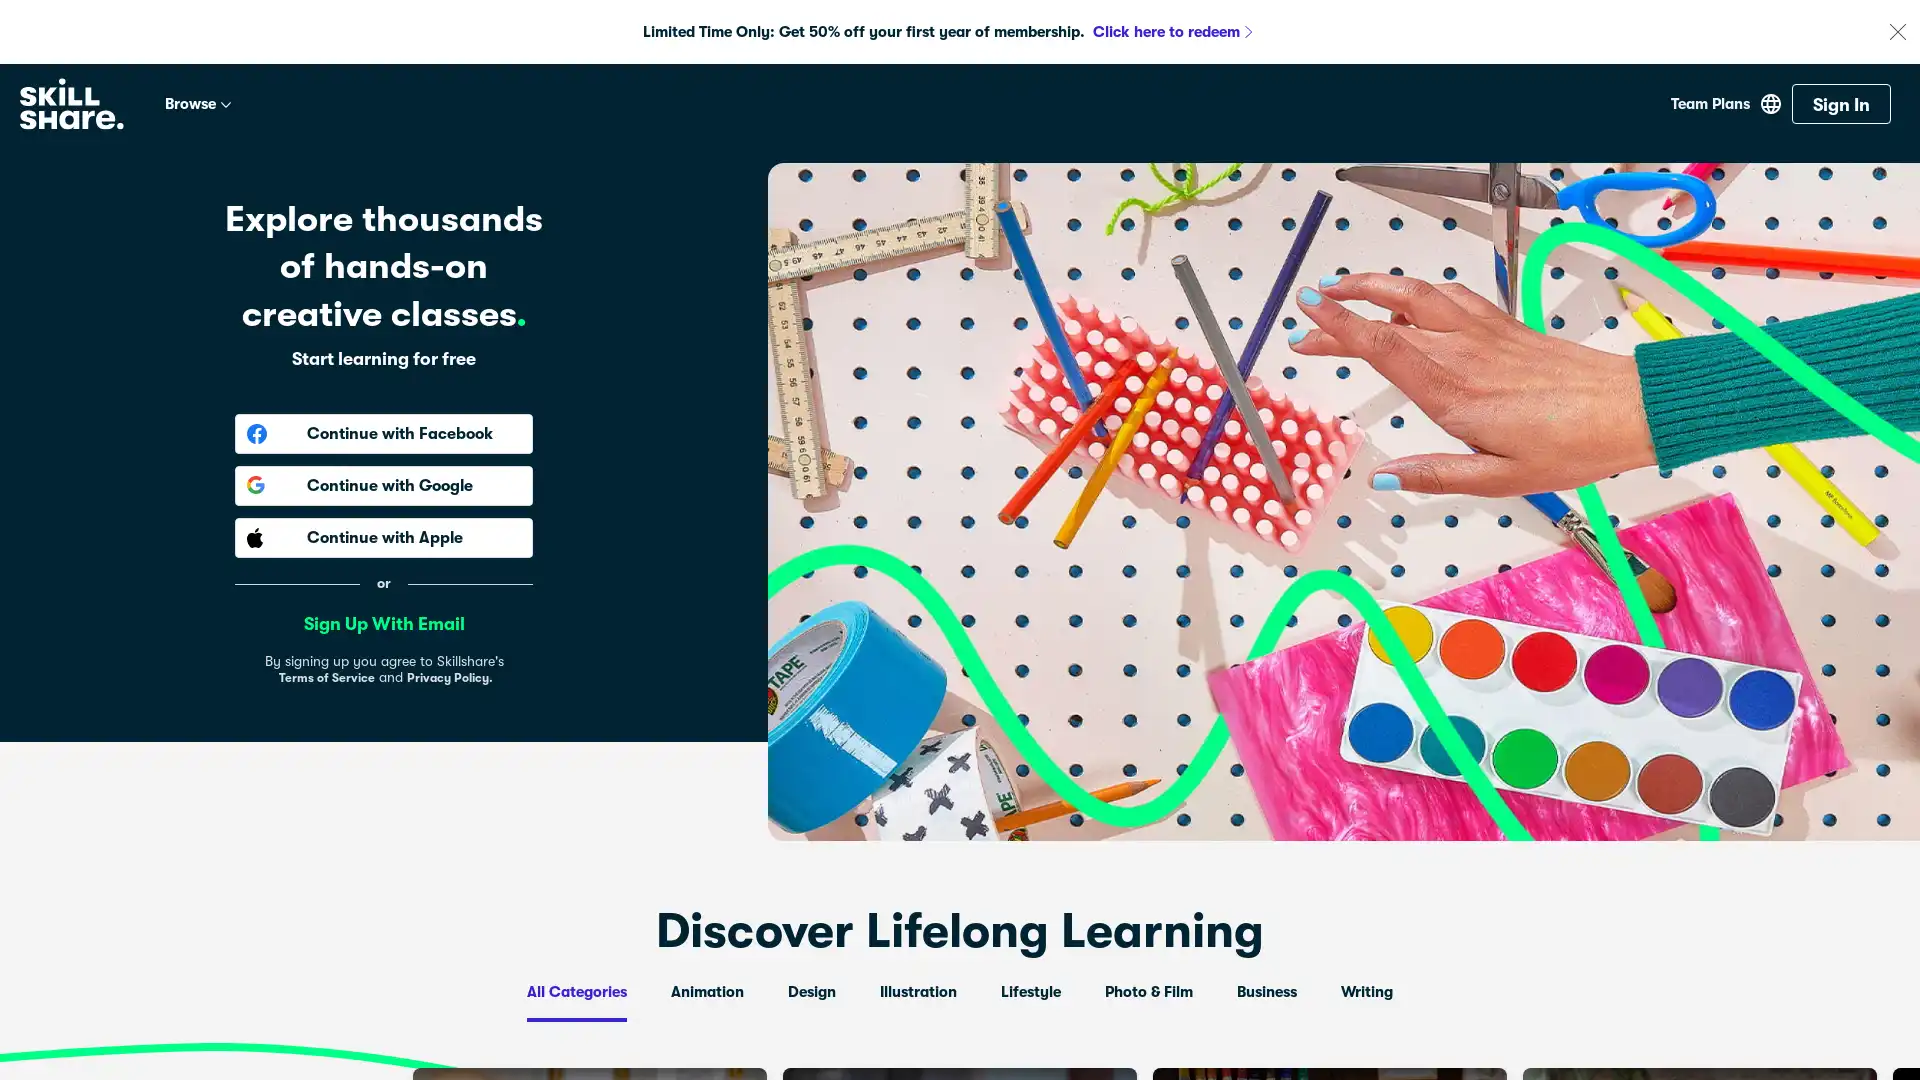 Image resolution: width=1920 pixels, height=1080 pixels. What do you see at coordinates (384, 535) in the screenshot?
I see `Continue with Apple` at bounding box center [384, 535].